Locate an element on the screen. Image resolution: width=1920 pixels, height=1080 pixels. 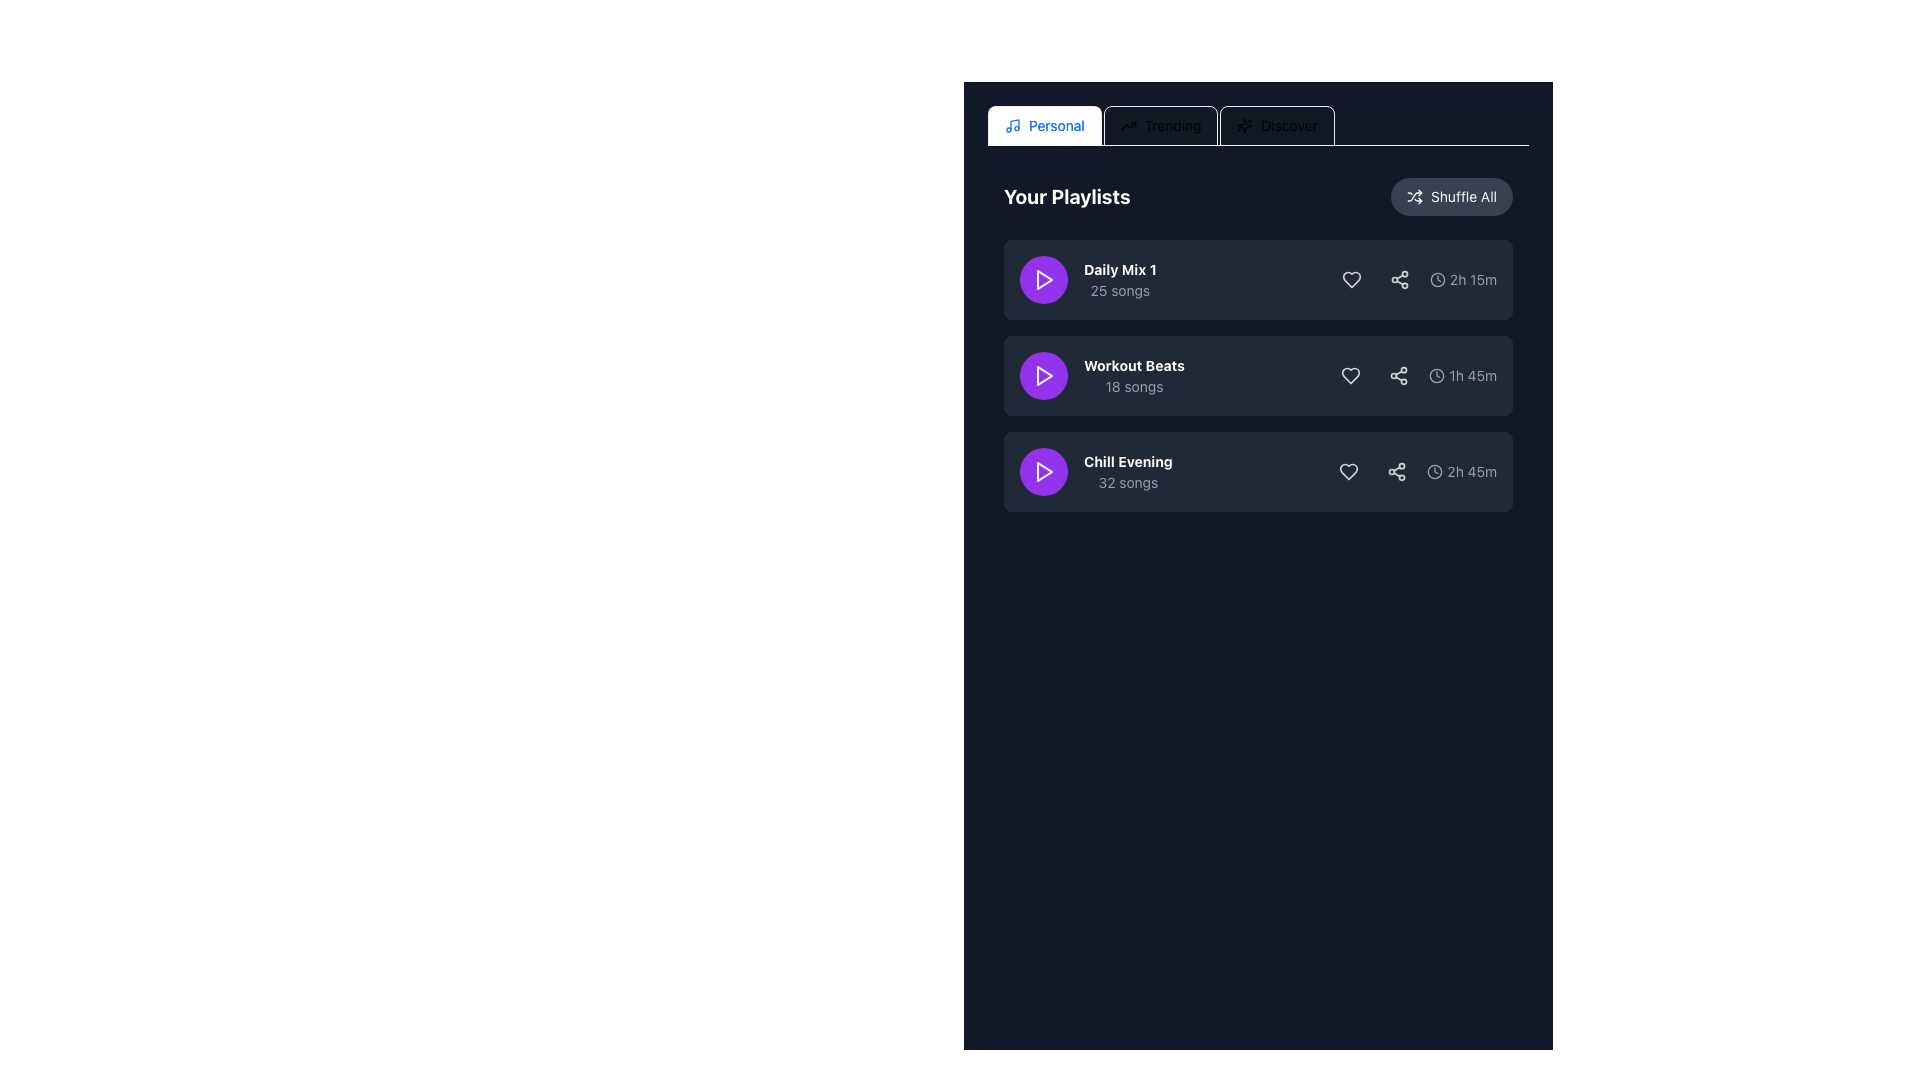
the right-facing triangular play icon with a solid stroke style, which is white inside a purple circular background, located in the 'Your Playlists' section for the 'Workout Beats' playlist is located at coordinates (1044, 375).